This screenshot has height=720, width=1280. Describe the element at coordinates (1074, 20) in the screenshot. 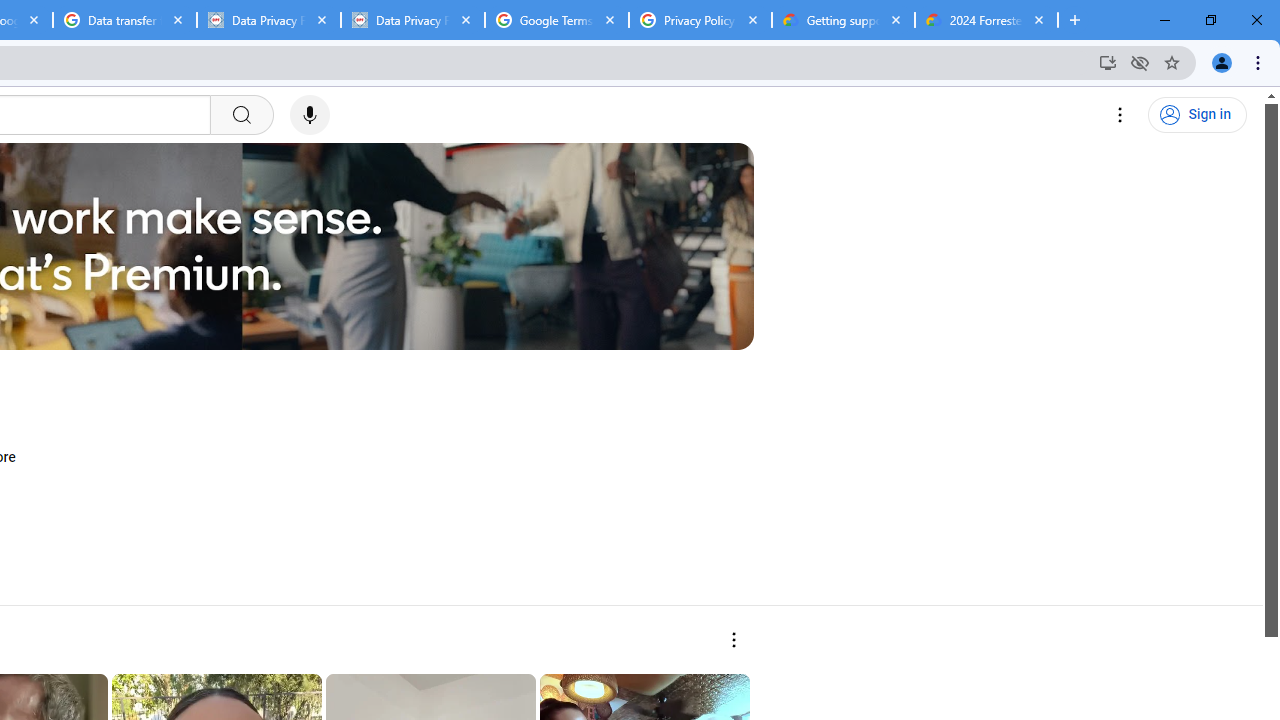

I see `'New Tab'` at that location.